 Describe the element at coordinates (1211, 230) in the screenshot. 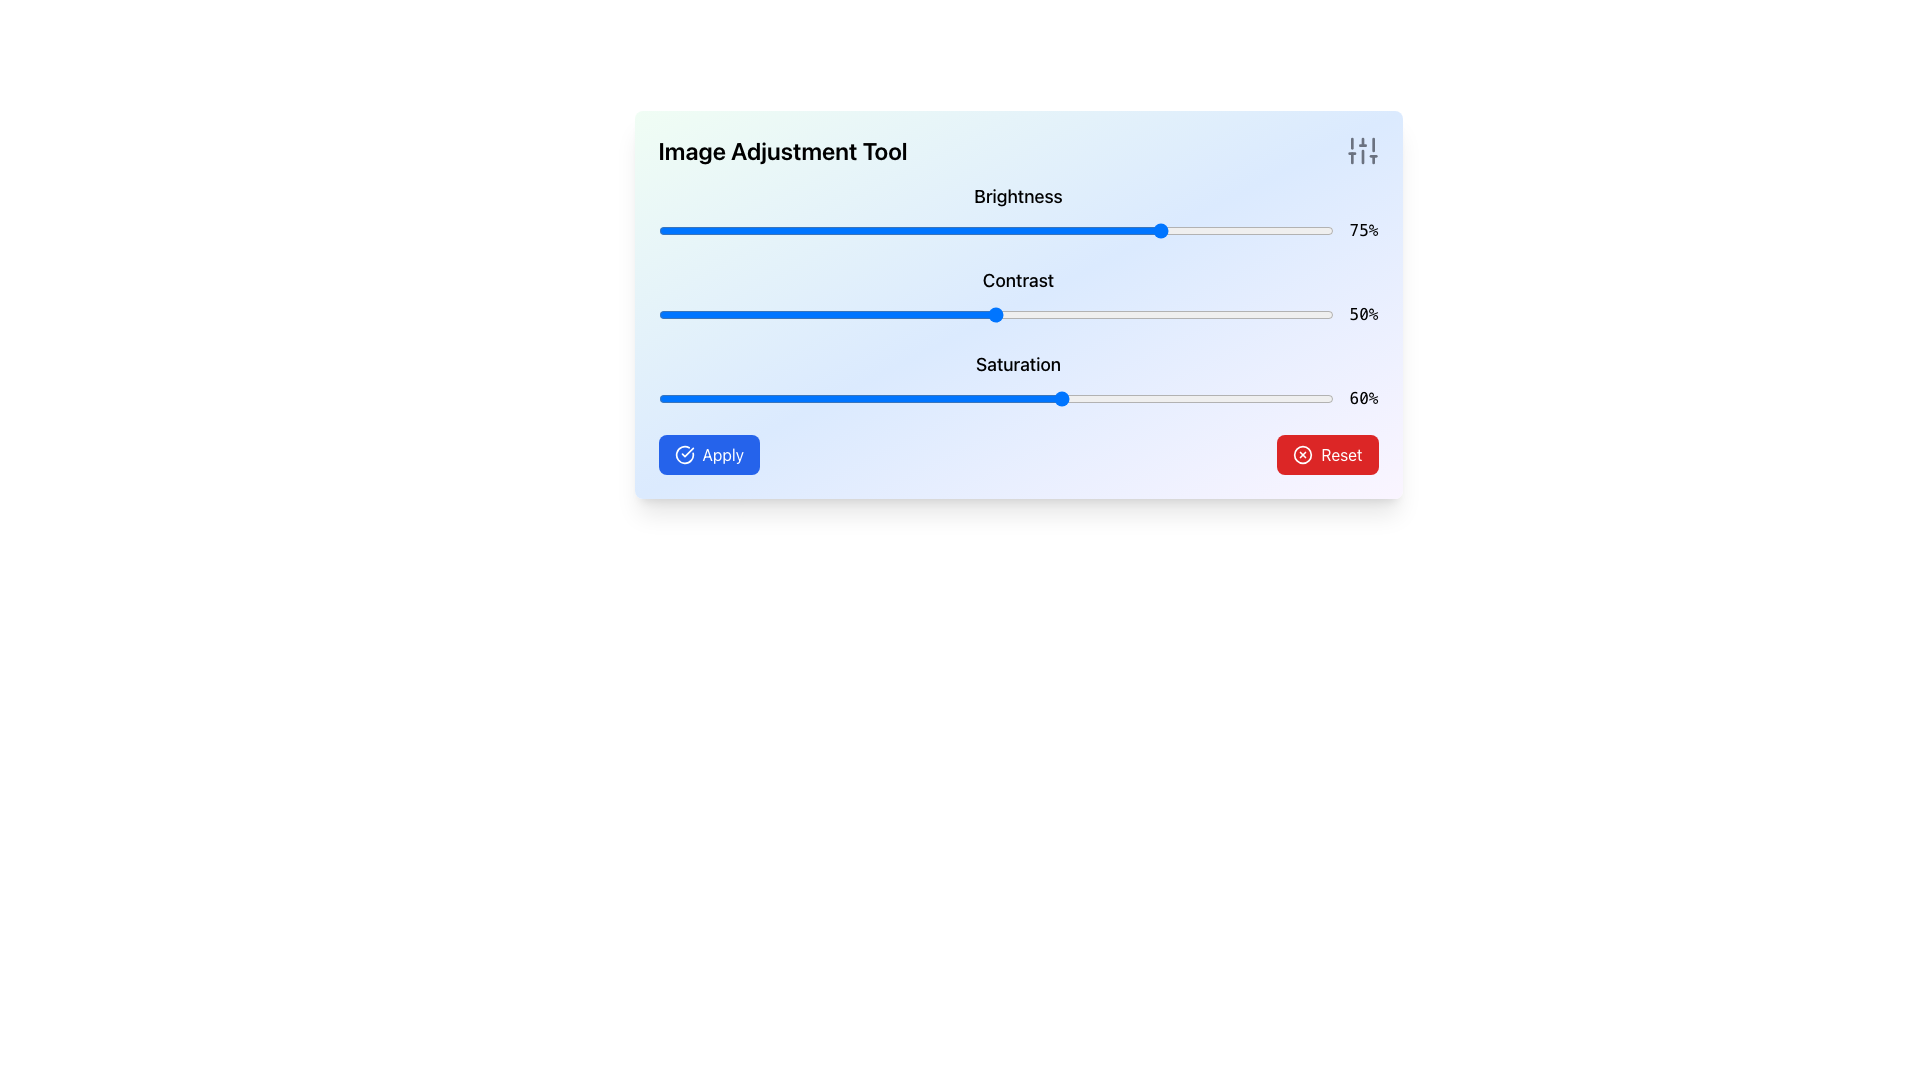

I see `brightness` at that location.